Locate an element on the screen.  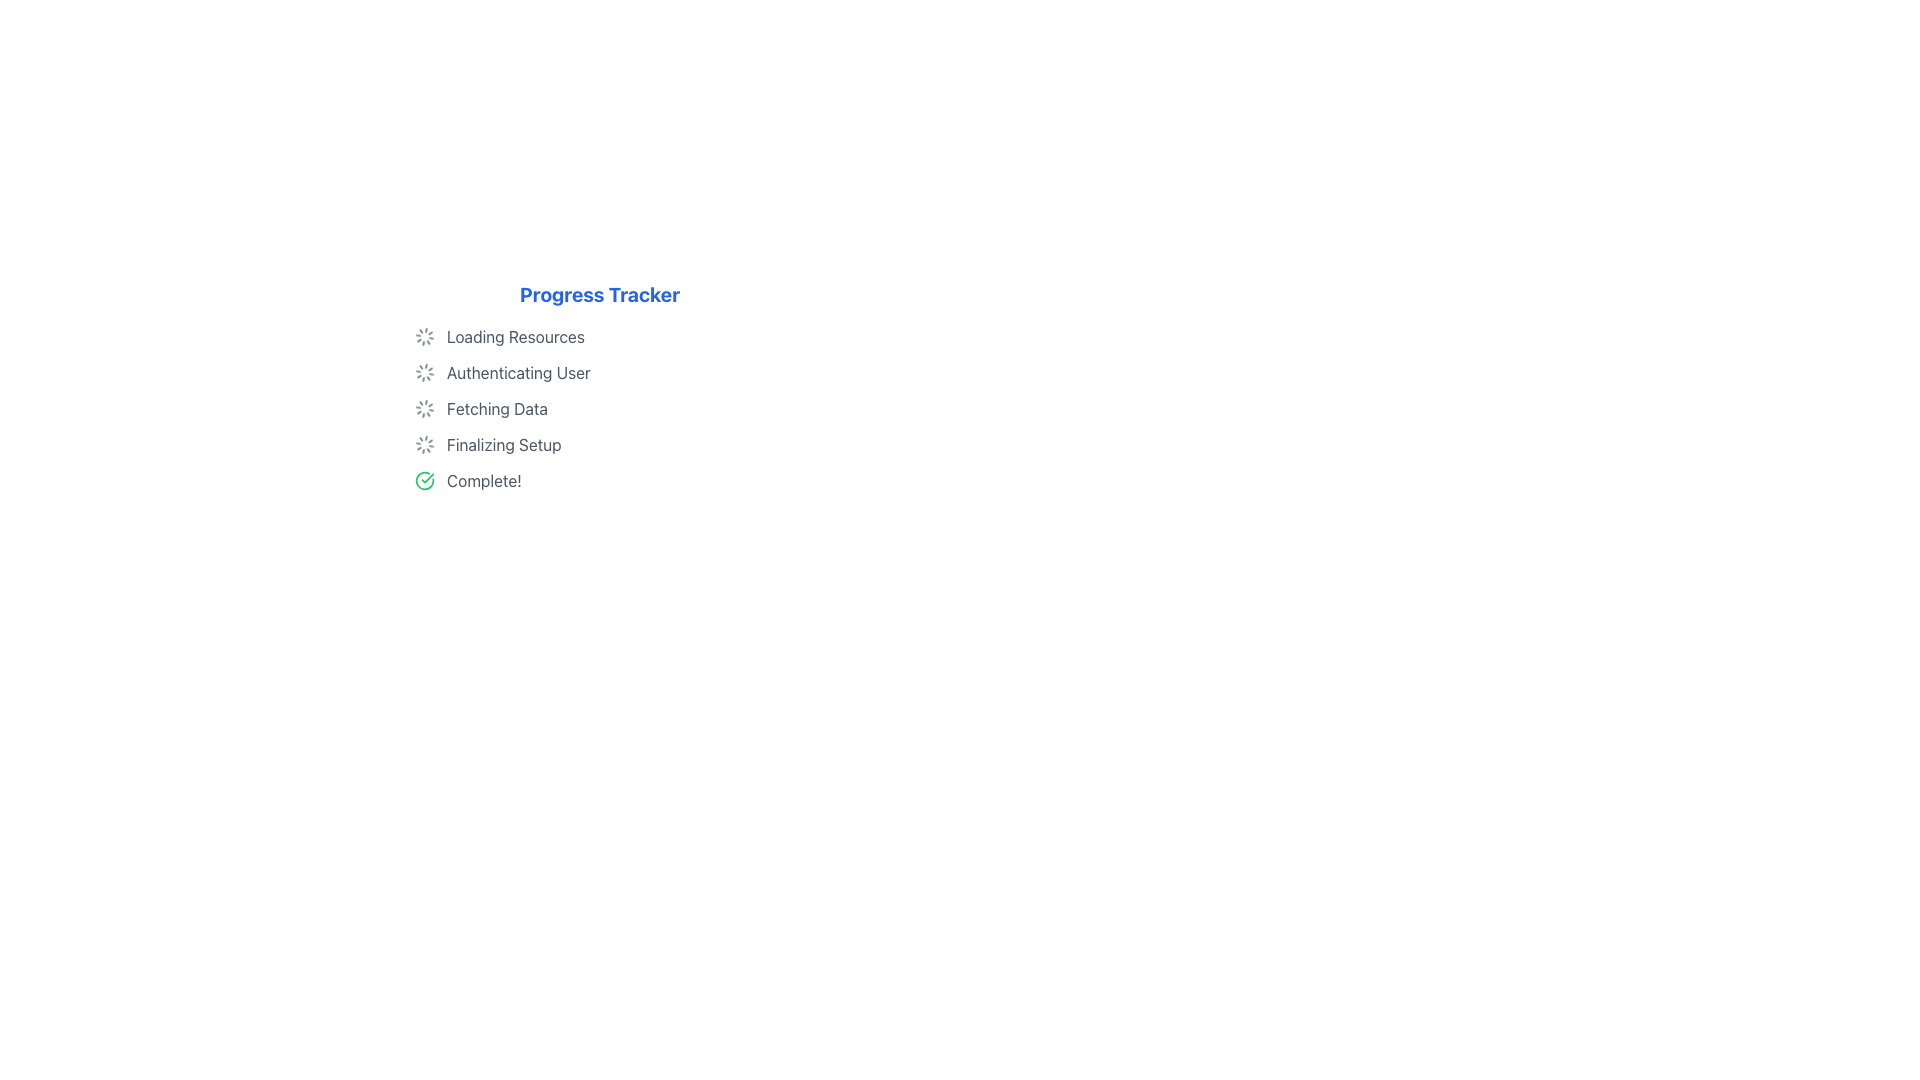
the static text label that provides feedback about the ongoing process of loading resources, located under the header 'Progress Tracker' and positioned to the right of a spinning loader icon is located at coordinates (515, 335).